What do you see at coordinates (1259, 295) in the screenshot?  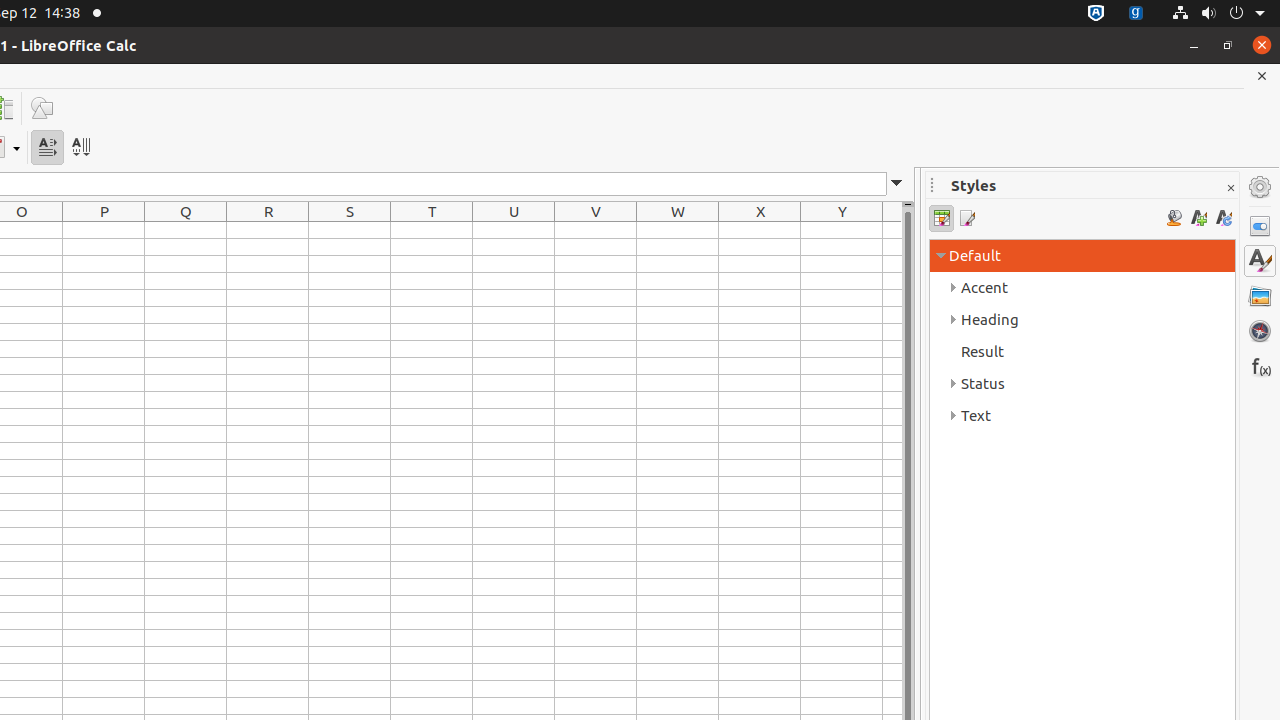 I see `'Gallery'` at bounding box center [1259, 295].